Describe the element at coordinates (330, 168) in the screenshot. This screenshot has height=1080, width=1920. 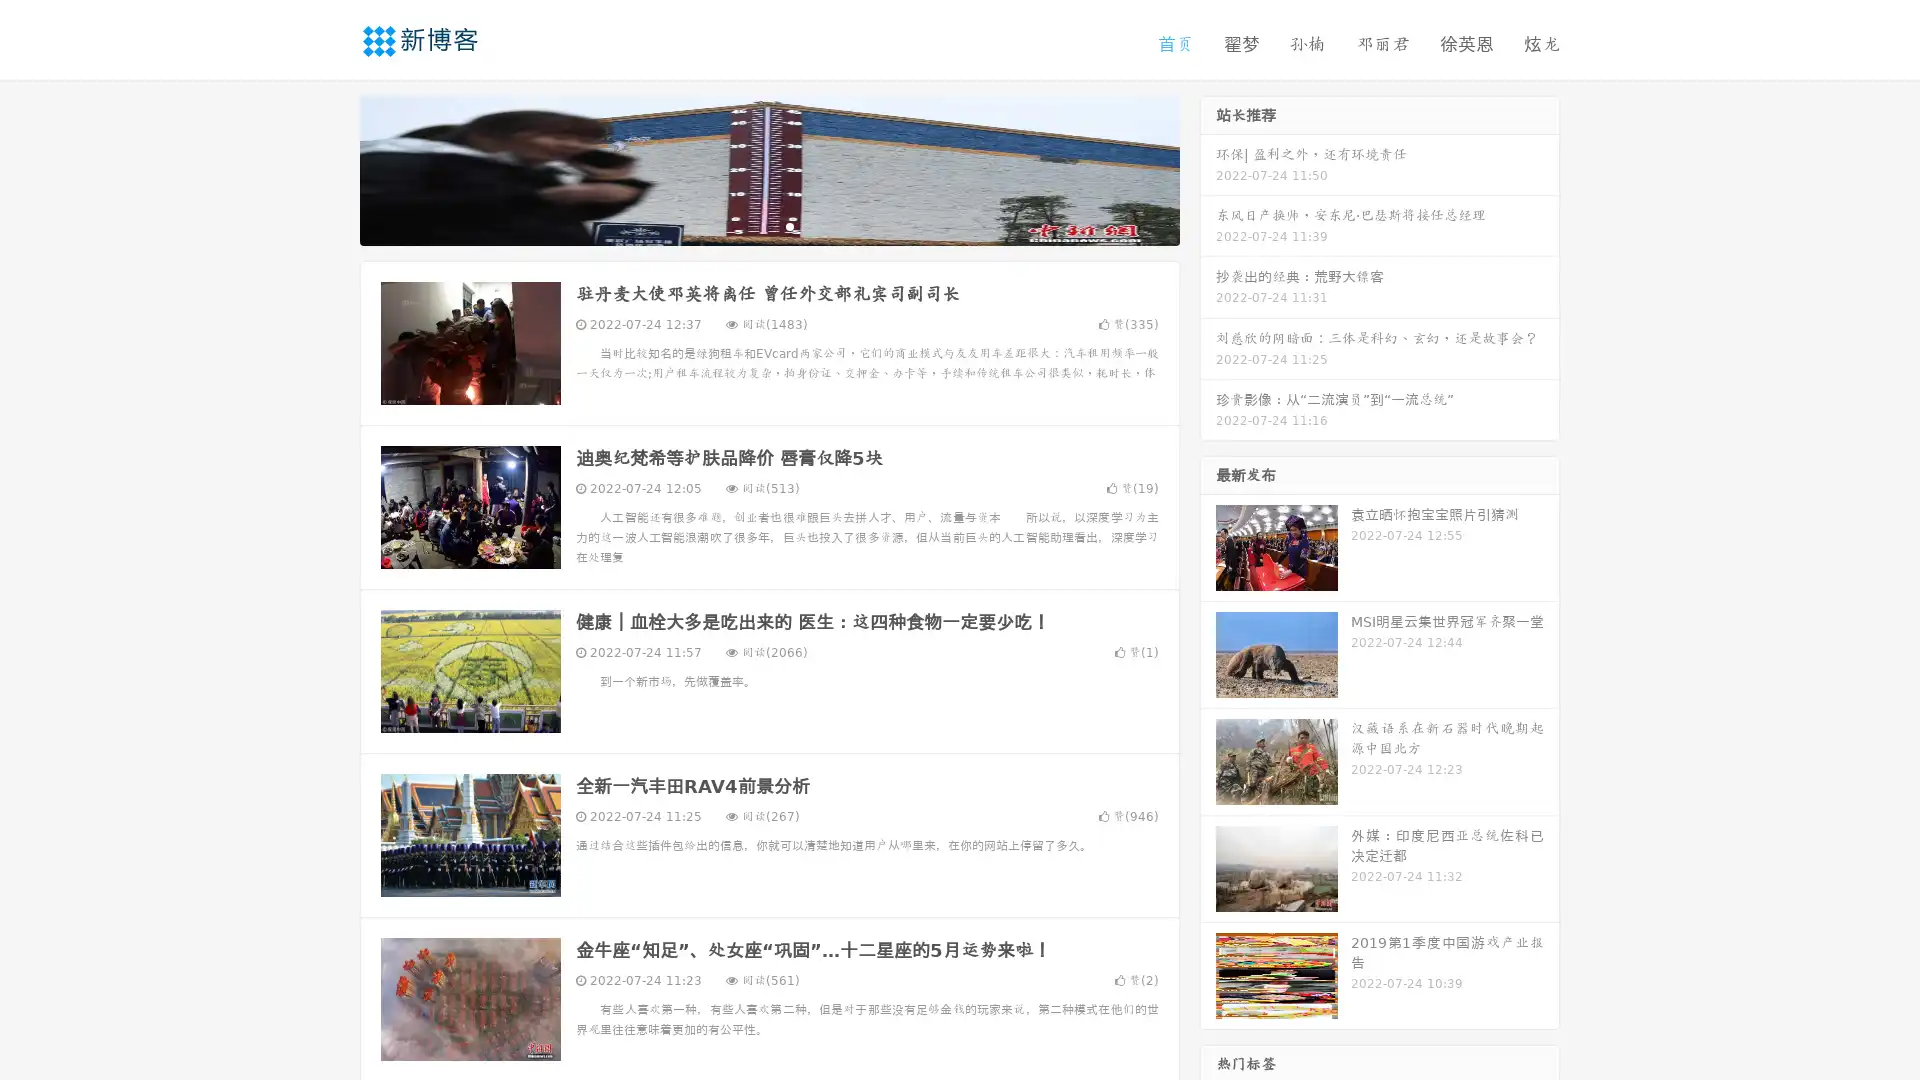
I see `Previous slide` at that location.